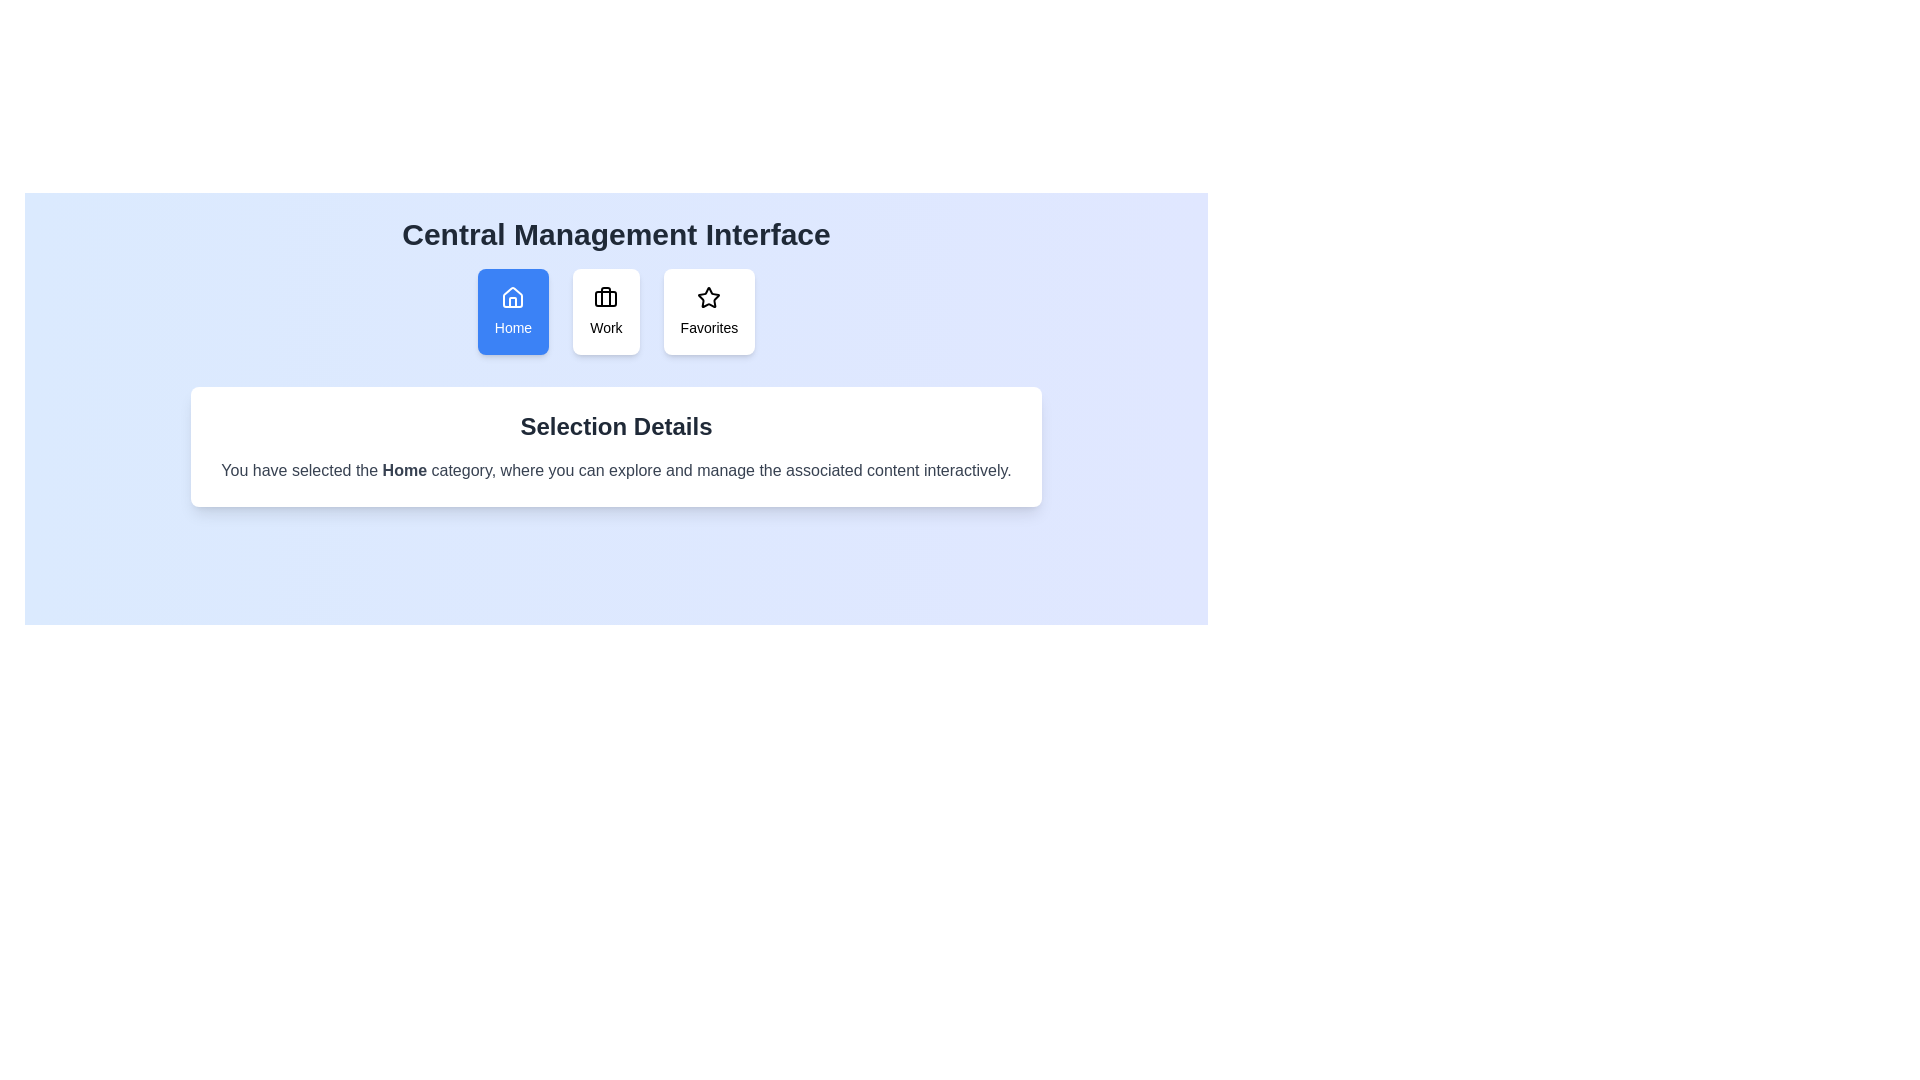 This screenshot has height=1080, width=1920. I want to click on the 'Home' icon element which serves as an indicator for the 'Home' category located within the top left card among three similar cards, so click(513, 297).